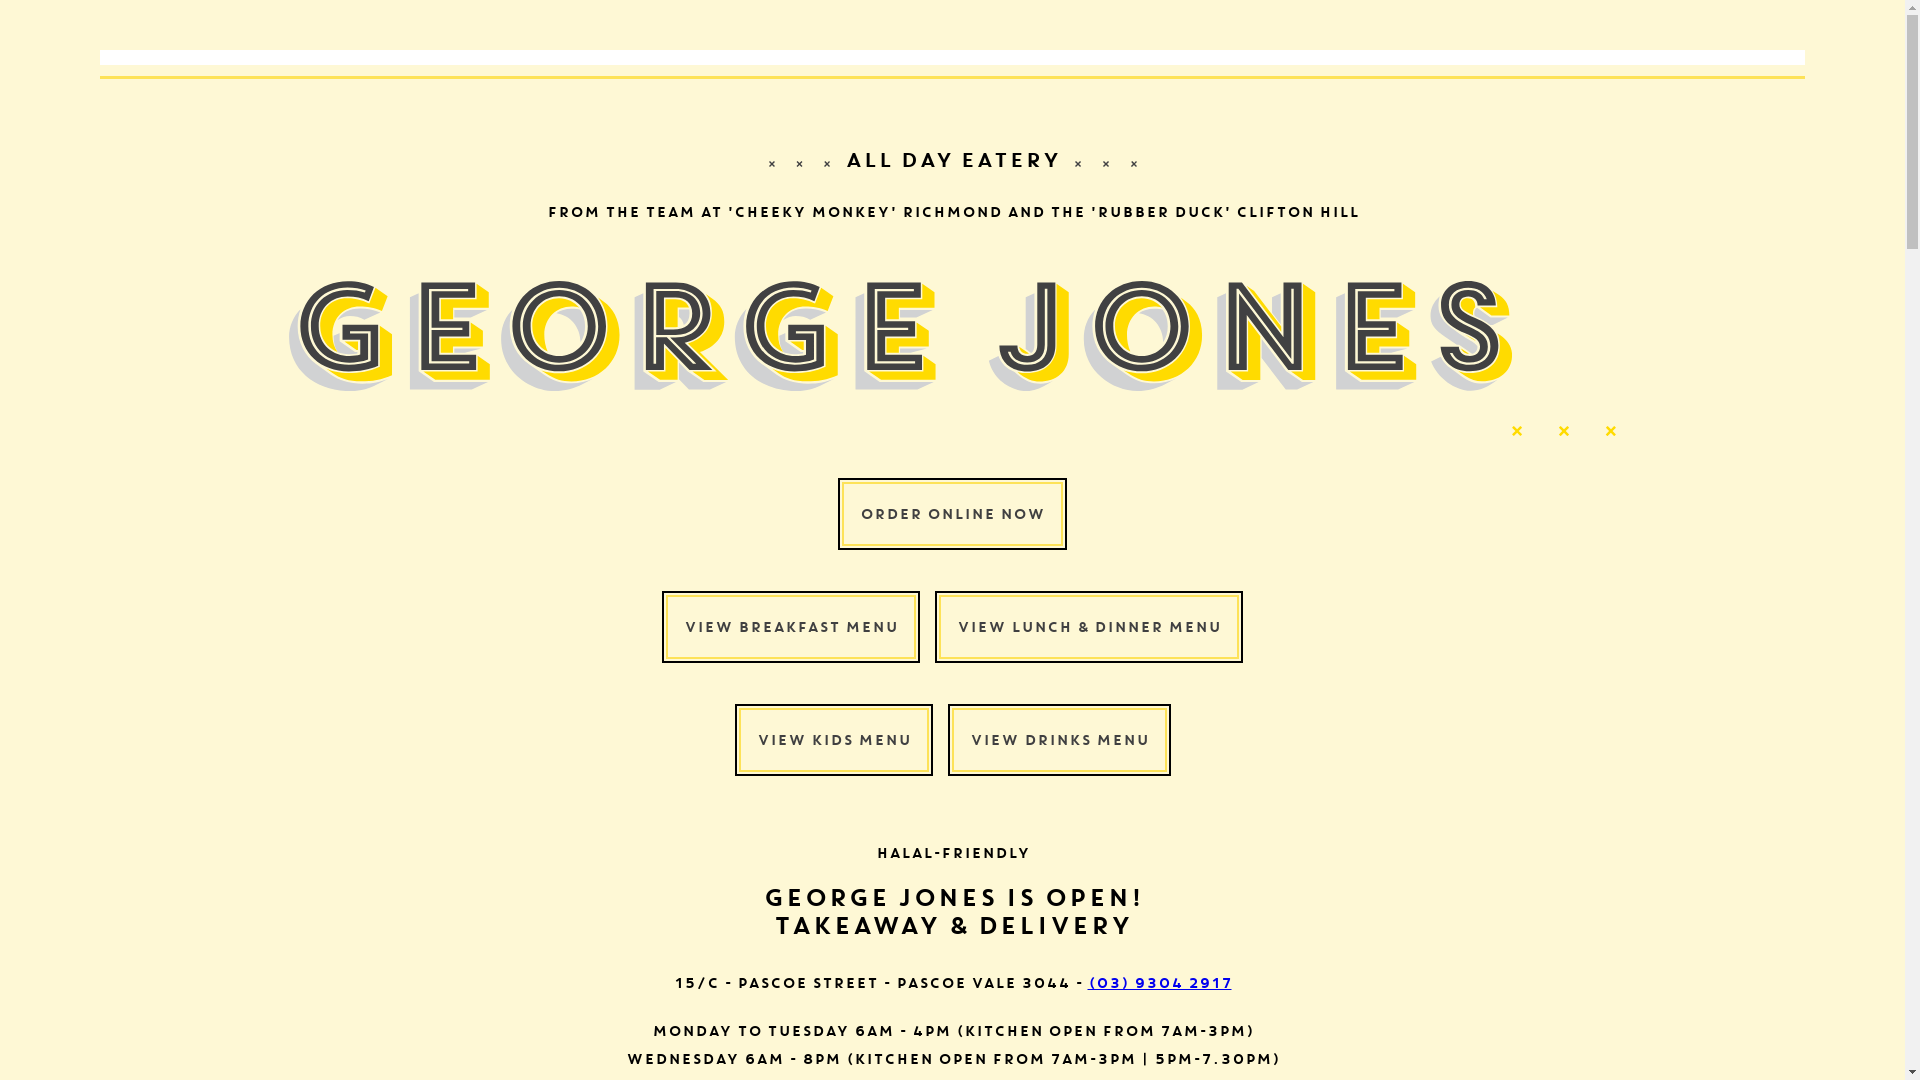 The image size is (1920, 1080). Describe the element at coordinates (1087, 982) in the screenshot. I see `'(03) 9304 2917'` at that location.